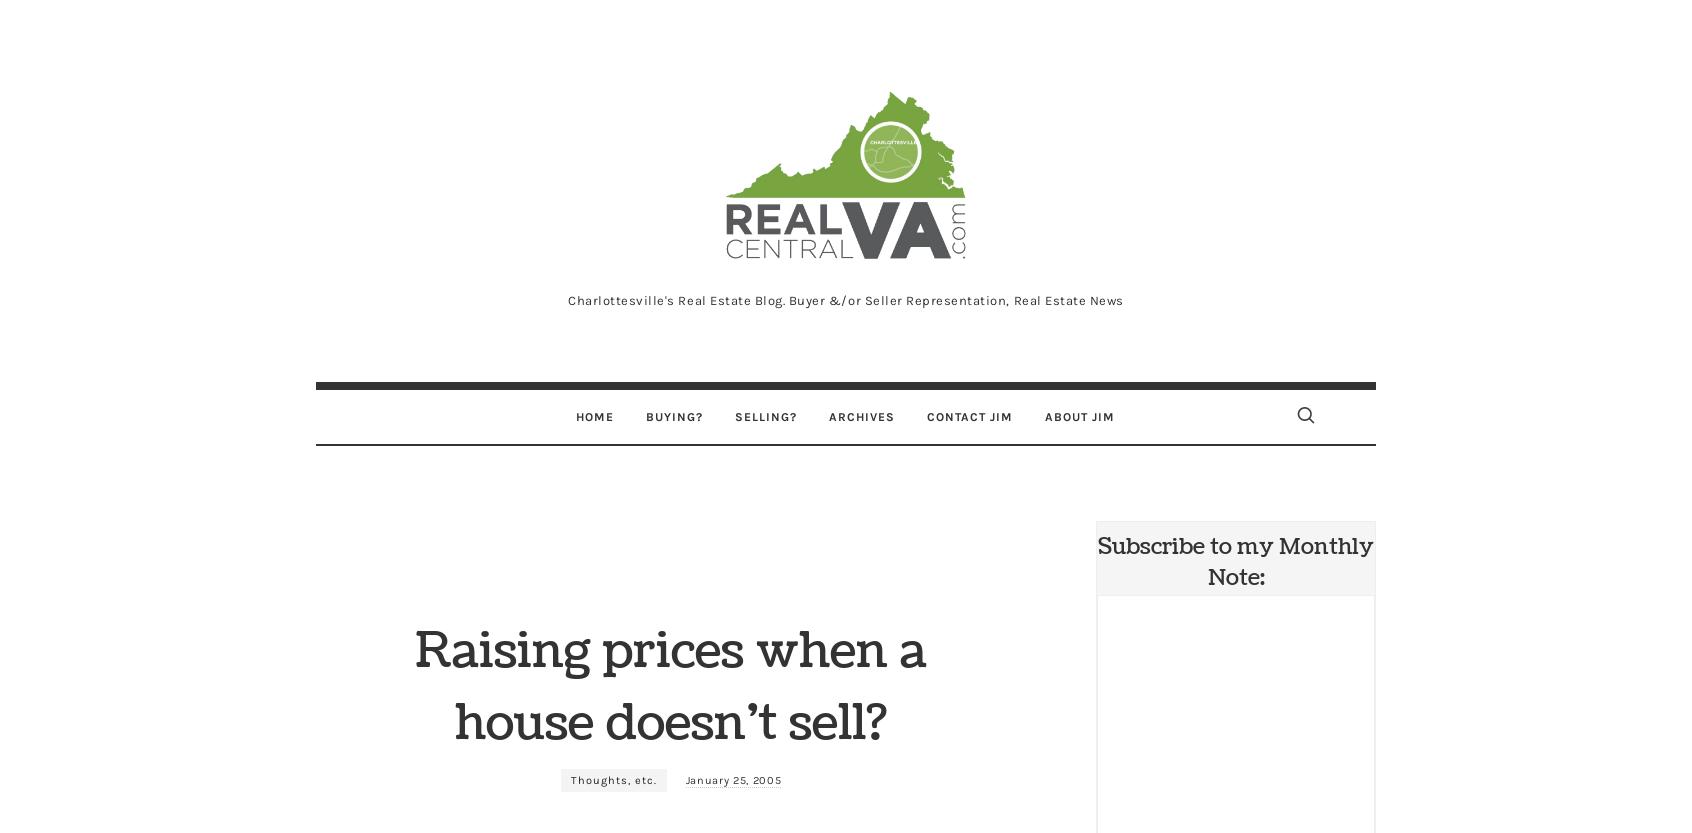  Describe the element at coordinates (612, 779) in the screenshot. I see `'Thoughts, etc.'` at that location.